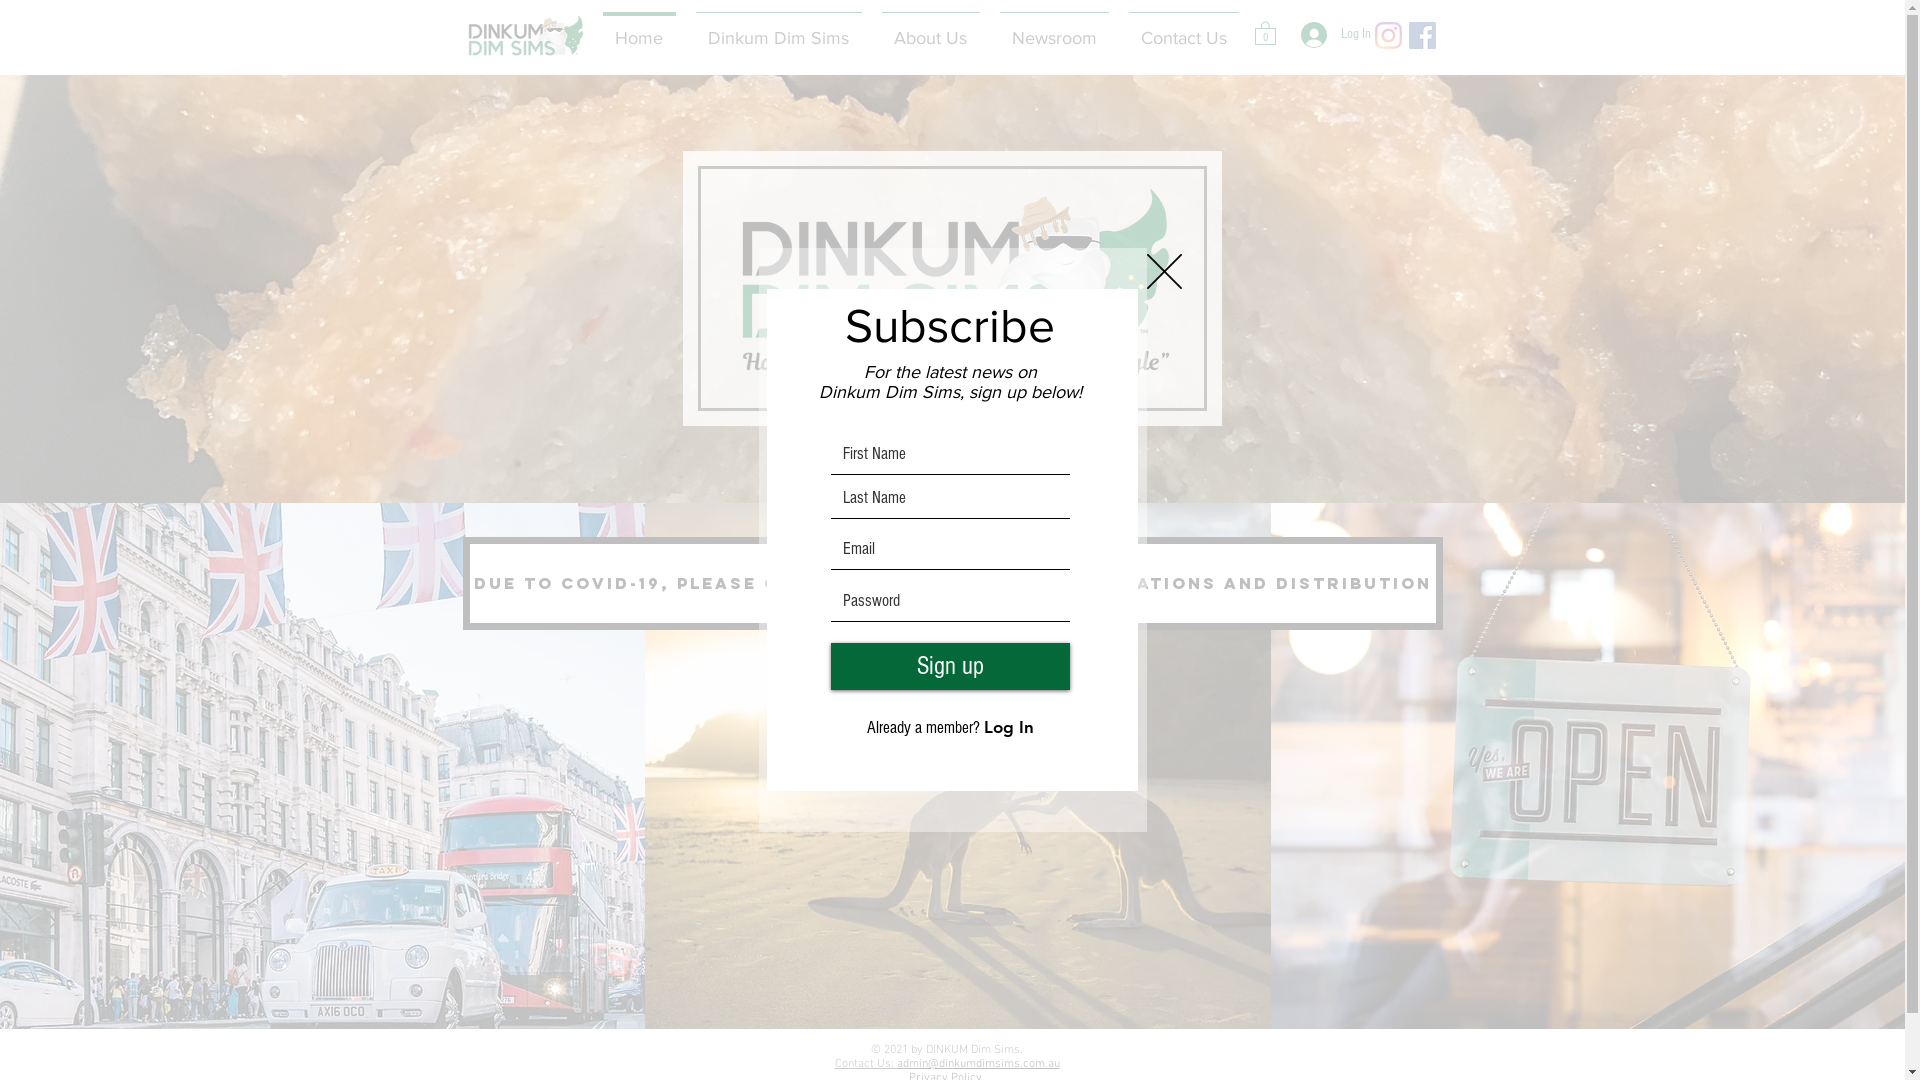 Image resolution: width=1920 pixels, height=1080 pixels. I want to click on 'Newsroom', so click(989, 29).